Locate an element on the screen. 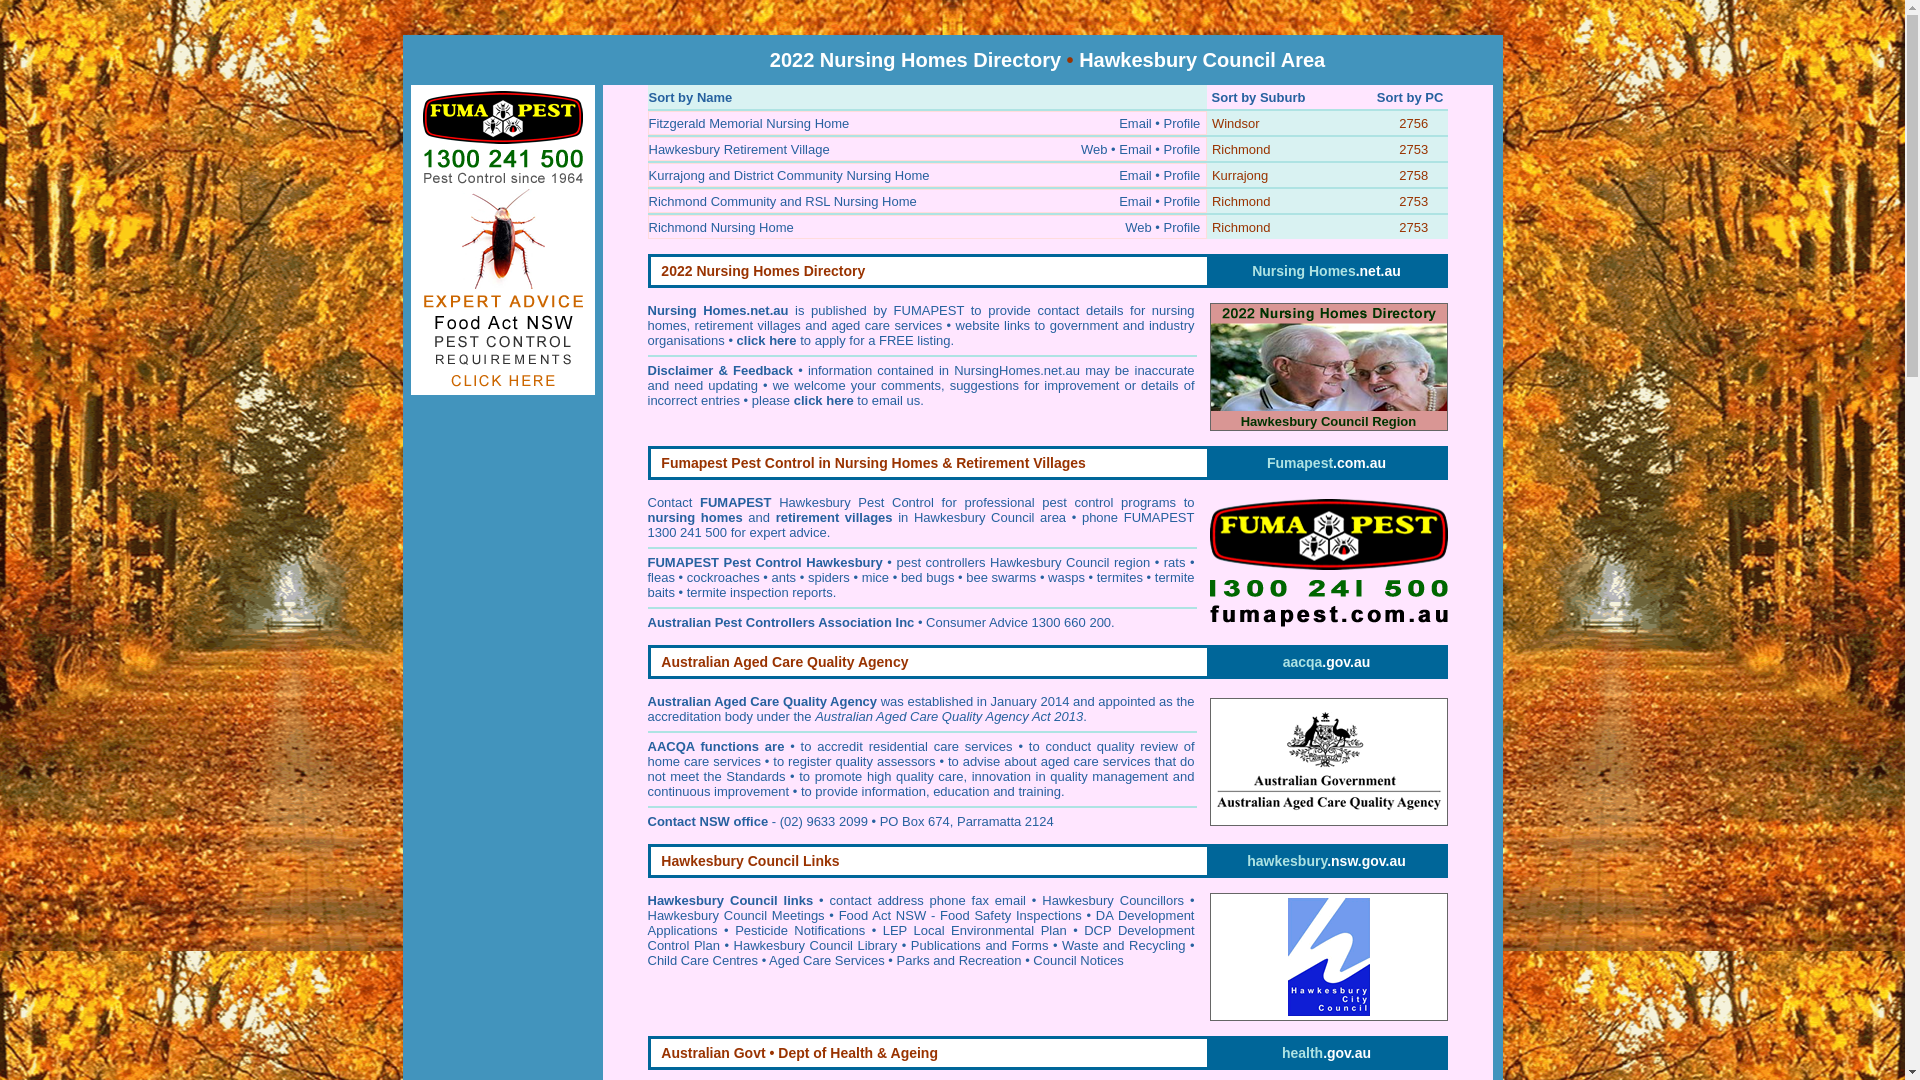 This screenshot has width=1920, height=1080. 'FUMAPEST' is located at coordinates (734, 501).